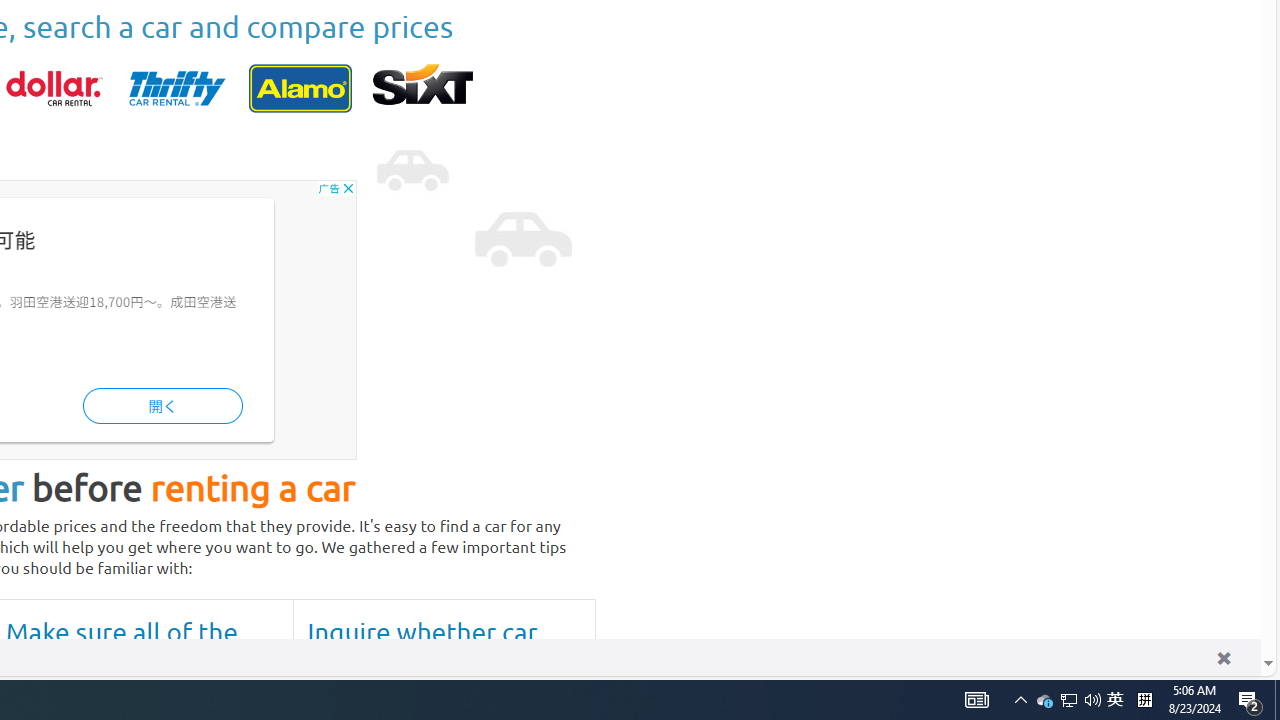  I want to click on 'dollar', so click(54, 87).